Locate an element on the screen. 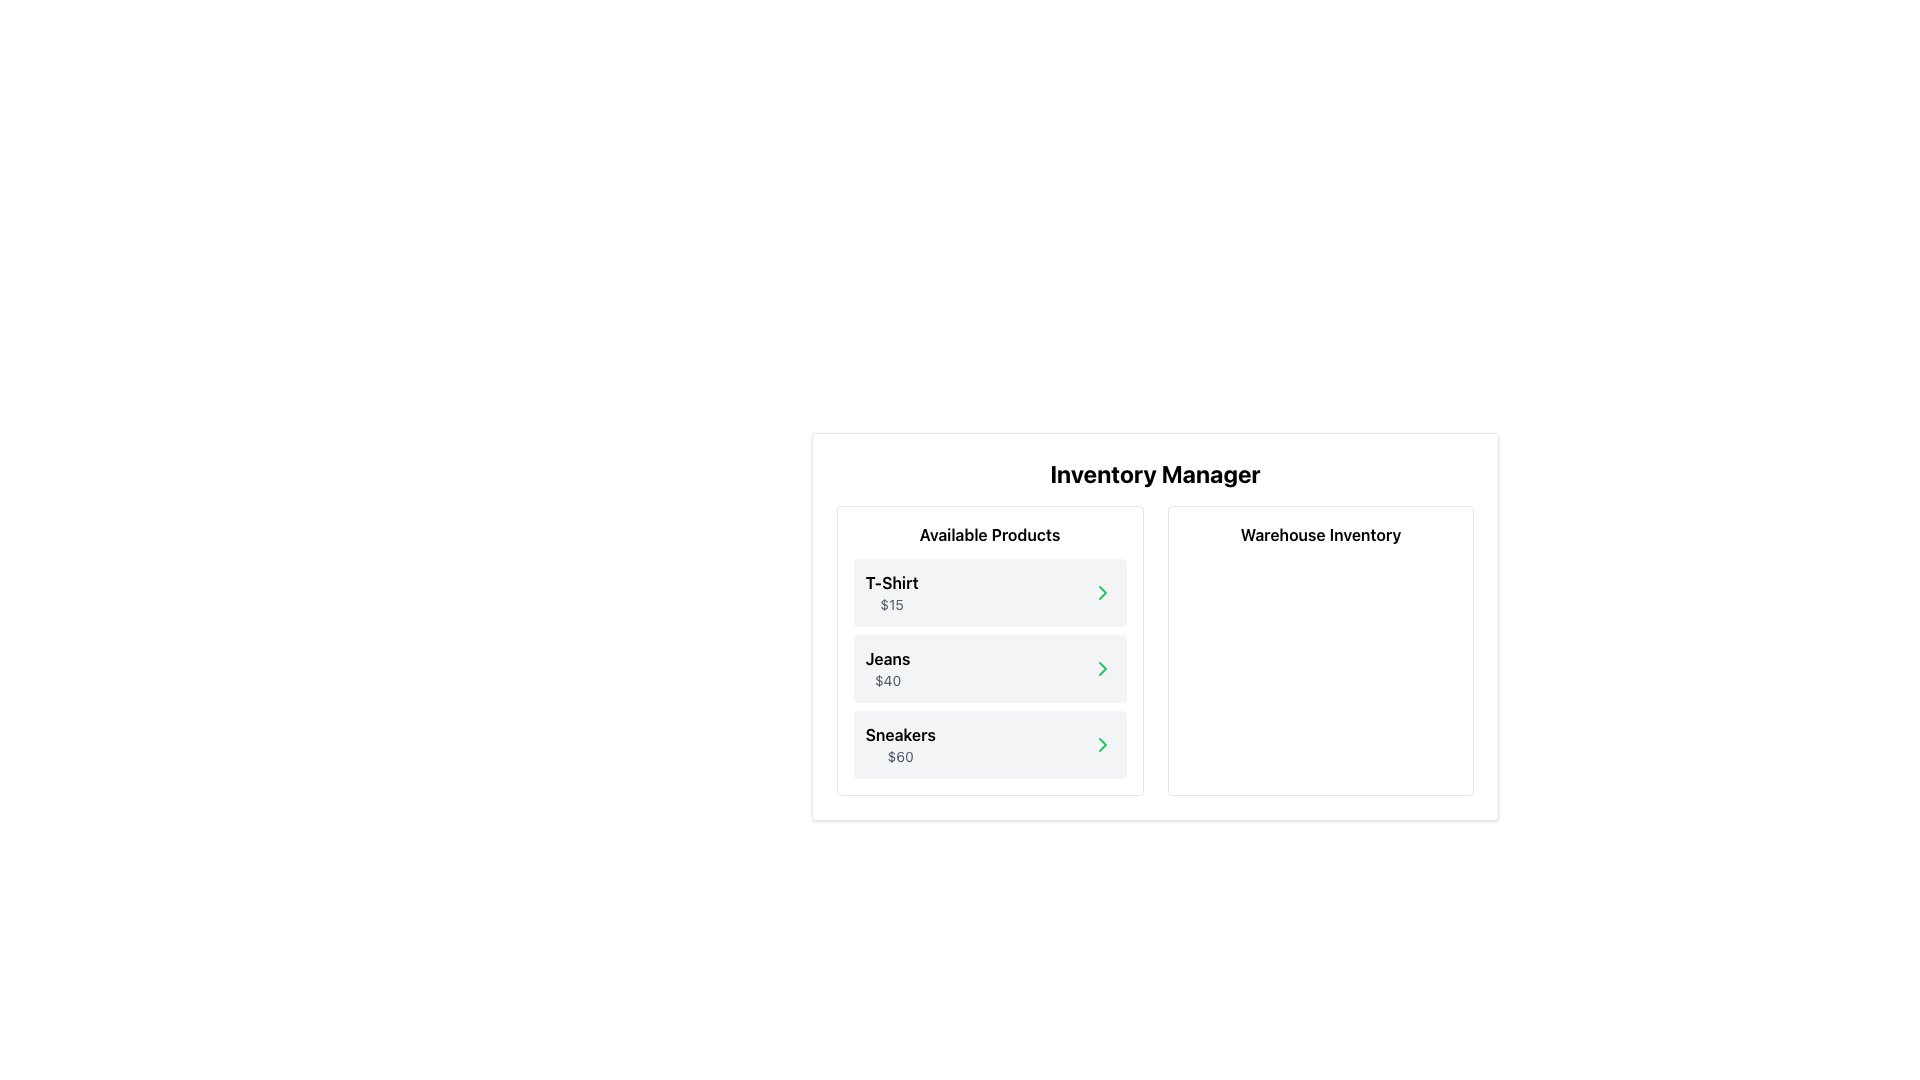  product name and price displayed in the topmost entry of the 'Available Products' section, which is part of the inventory management interface is located at coordinates (891, 592).